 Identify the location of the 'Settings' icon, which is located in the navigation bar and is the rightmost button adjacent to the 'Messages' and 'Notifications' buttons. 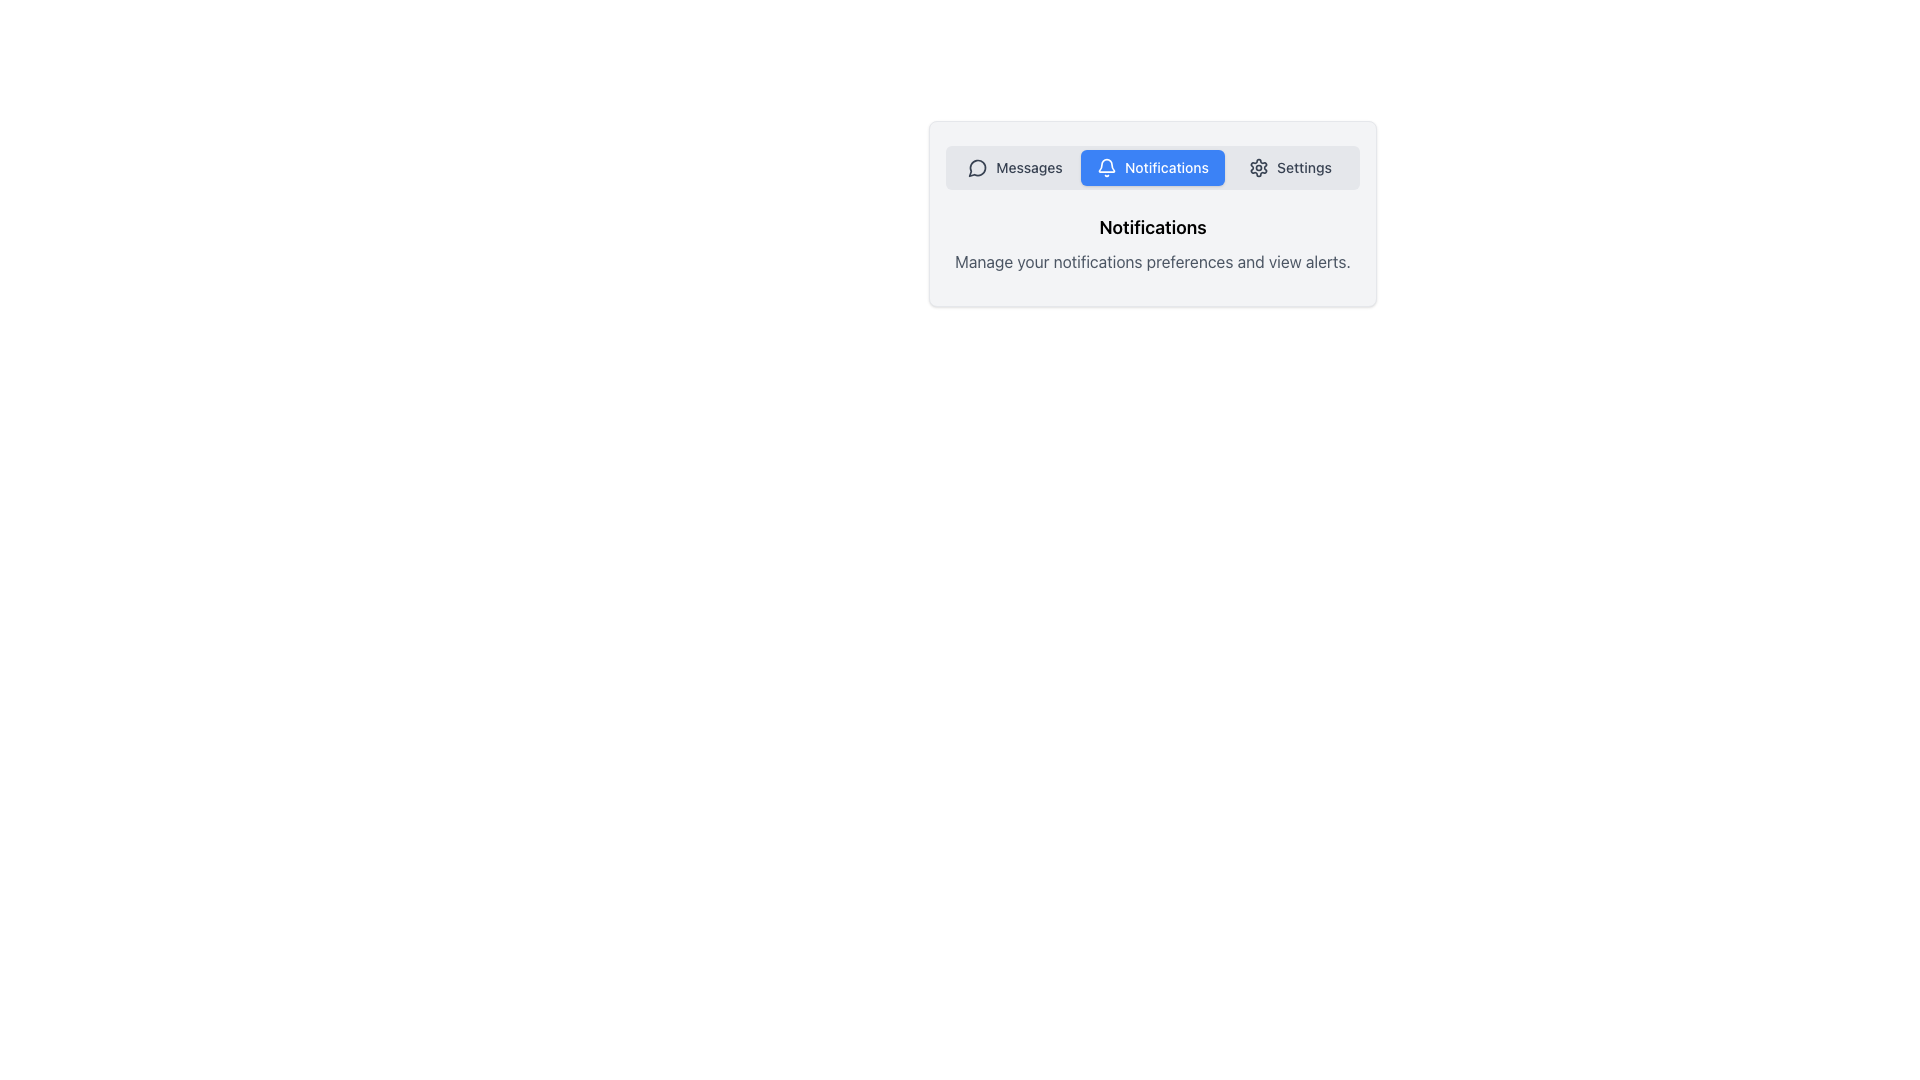
(1257, 167).